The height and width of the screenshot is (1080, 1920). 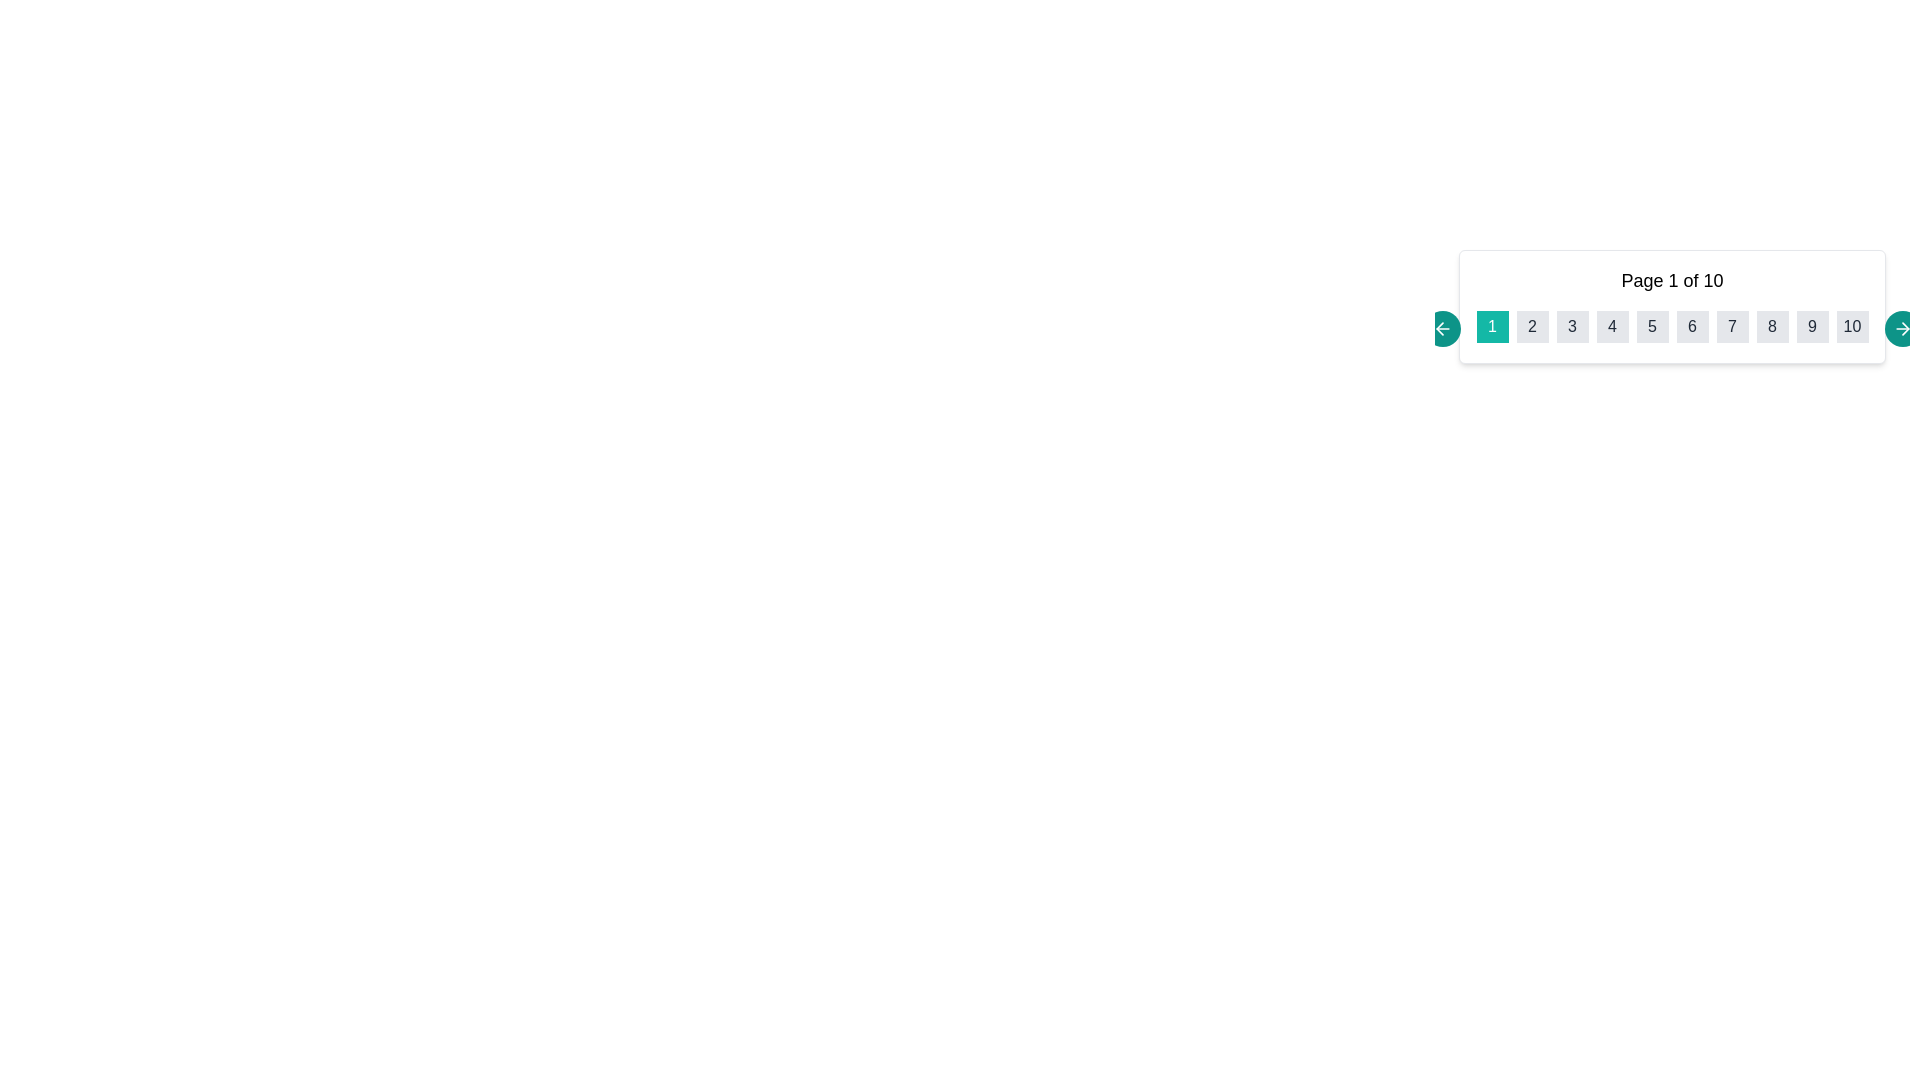 What do you see at coordinates (1442, 327) in the screenshot?
I see `the teal circular button with an embedded SVG icon that serves as a backward navigation control to activate its hover state` at bounding box center [1442, 327].